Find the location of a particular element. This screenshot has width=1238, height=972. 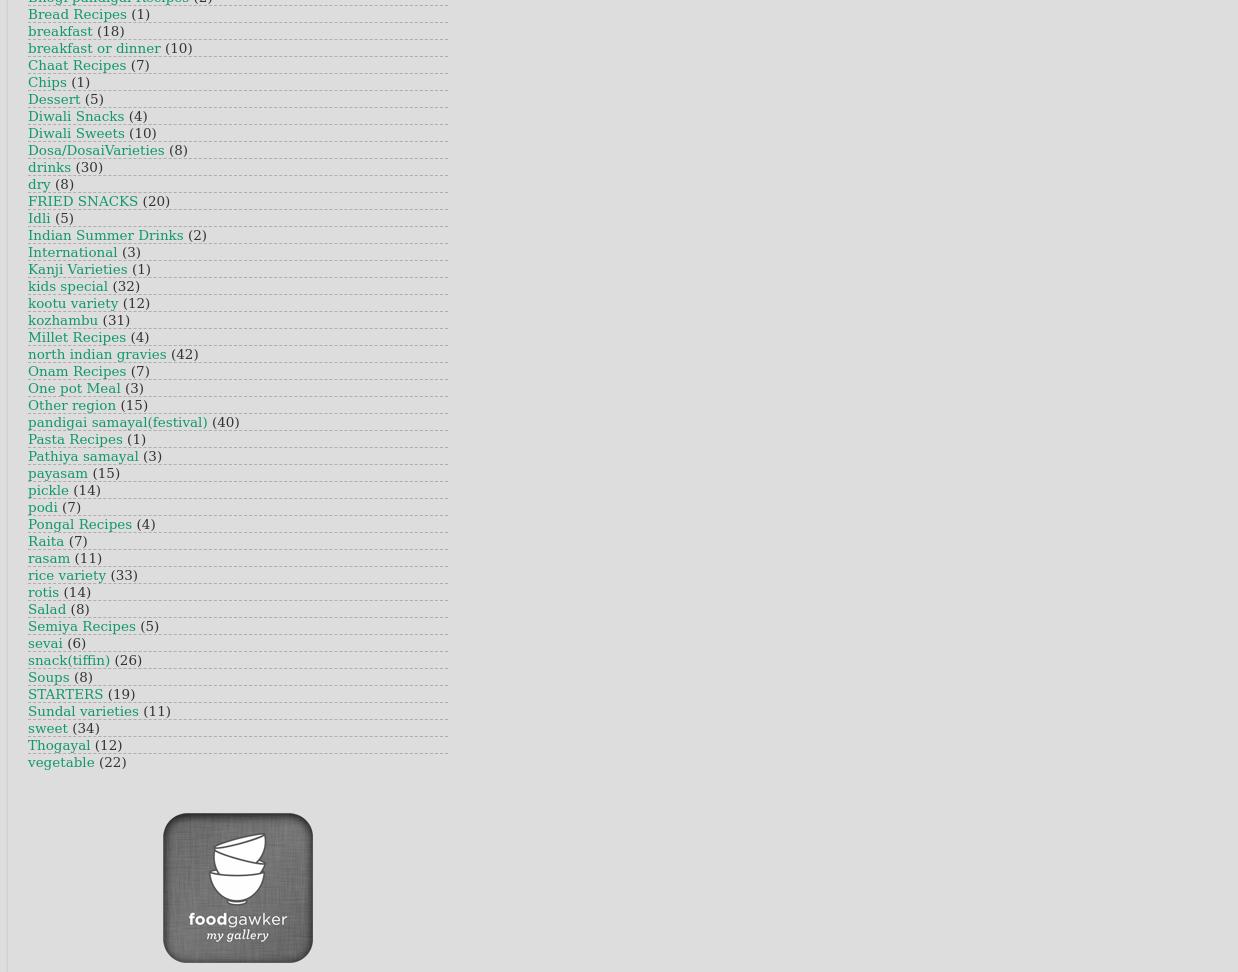

'(40)' is located at coordinates (209, 422).